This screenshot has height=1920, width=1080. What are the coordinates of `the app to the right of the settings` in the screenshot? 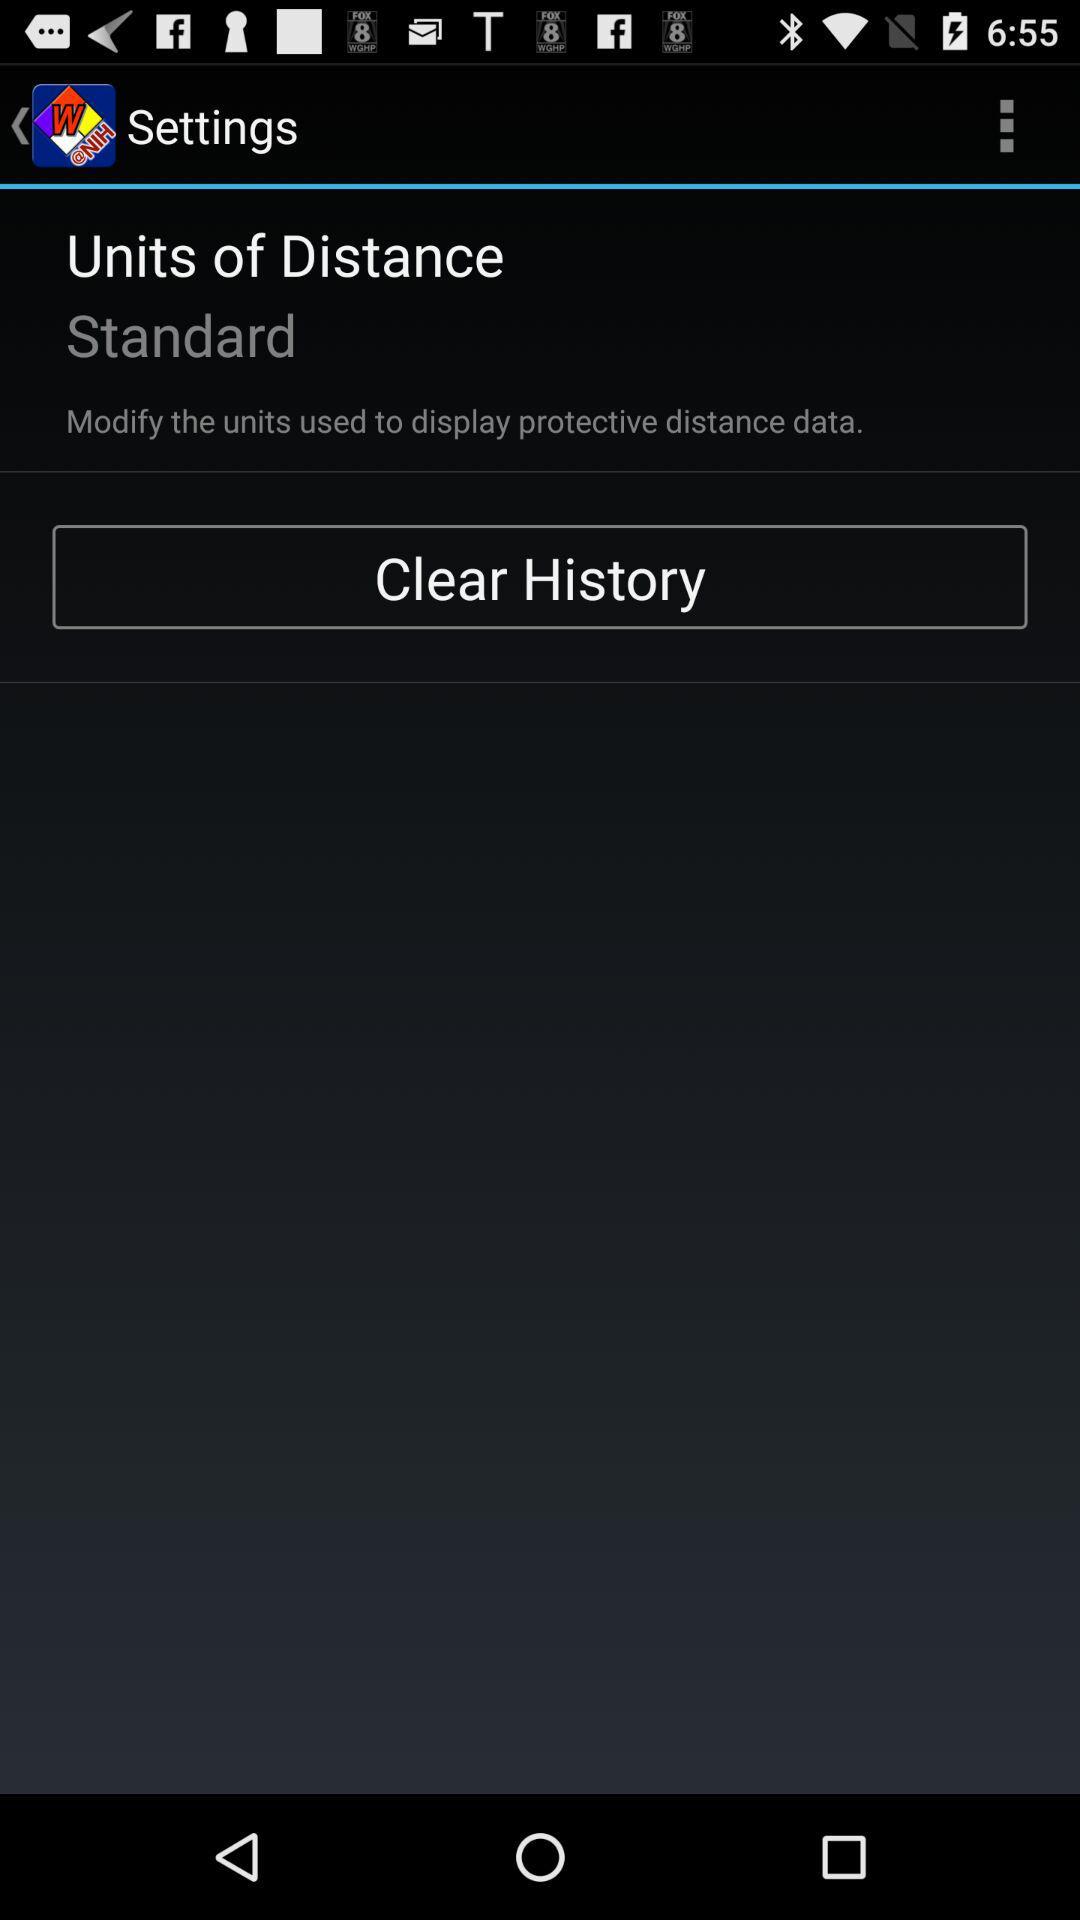 It's located at (1006, 124).